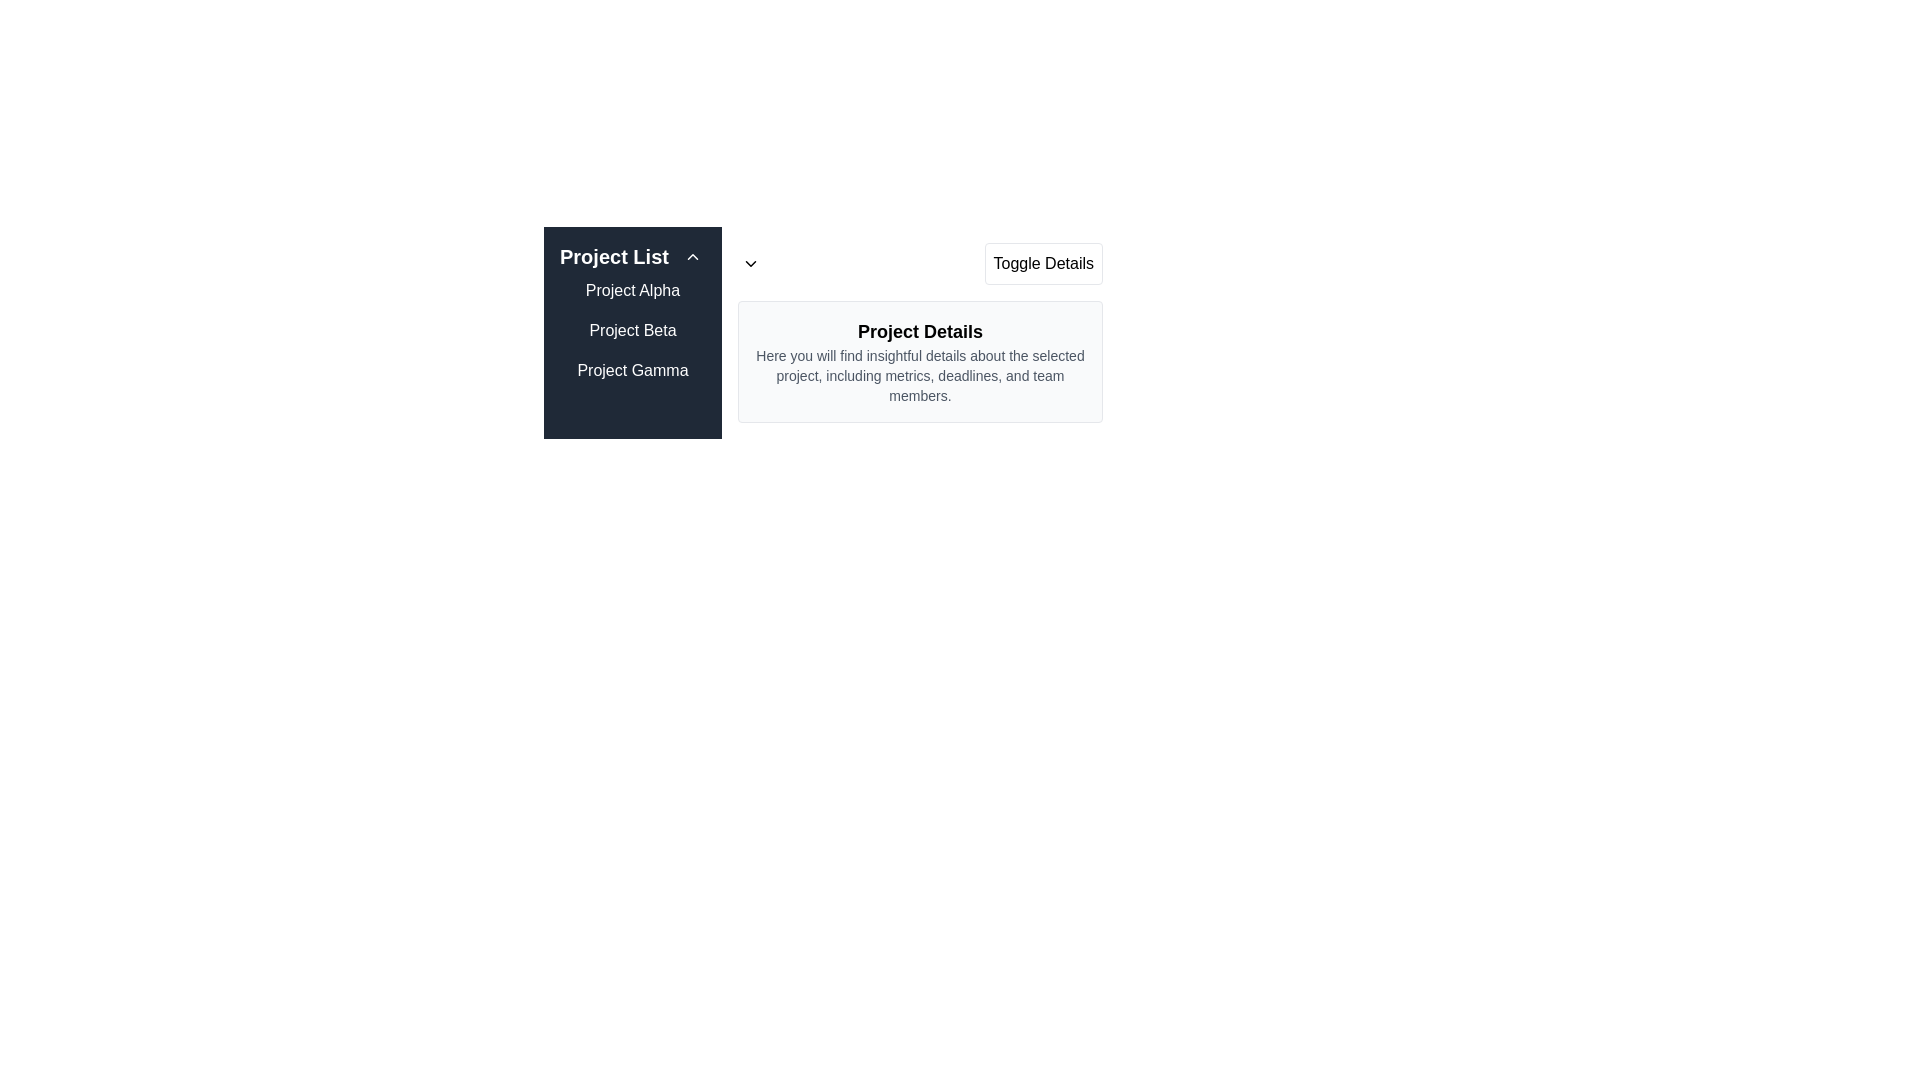  I want to click on the Icon button that toggles the upward collapse or scrolling of the 'Project List' menu to change its background color, so click(692, 256).